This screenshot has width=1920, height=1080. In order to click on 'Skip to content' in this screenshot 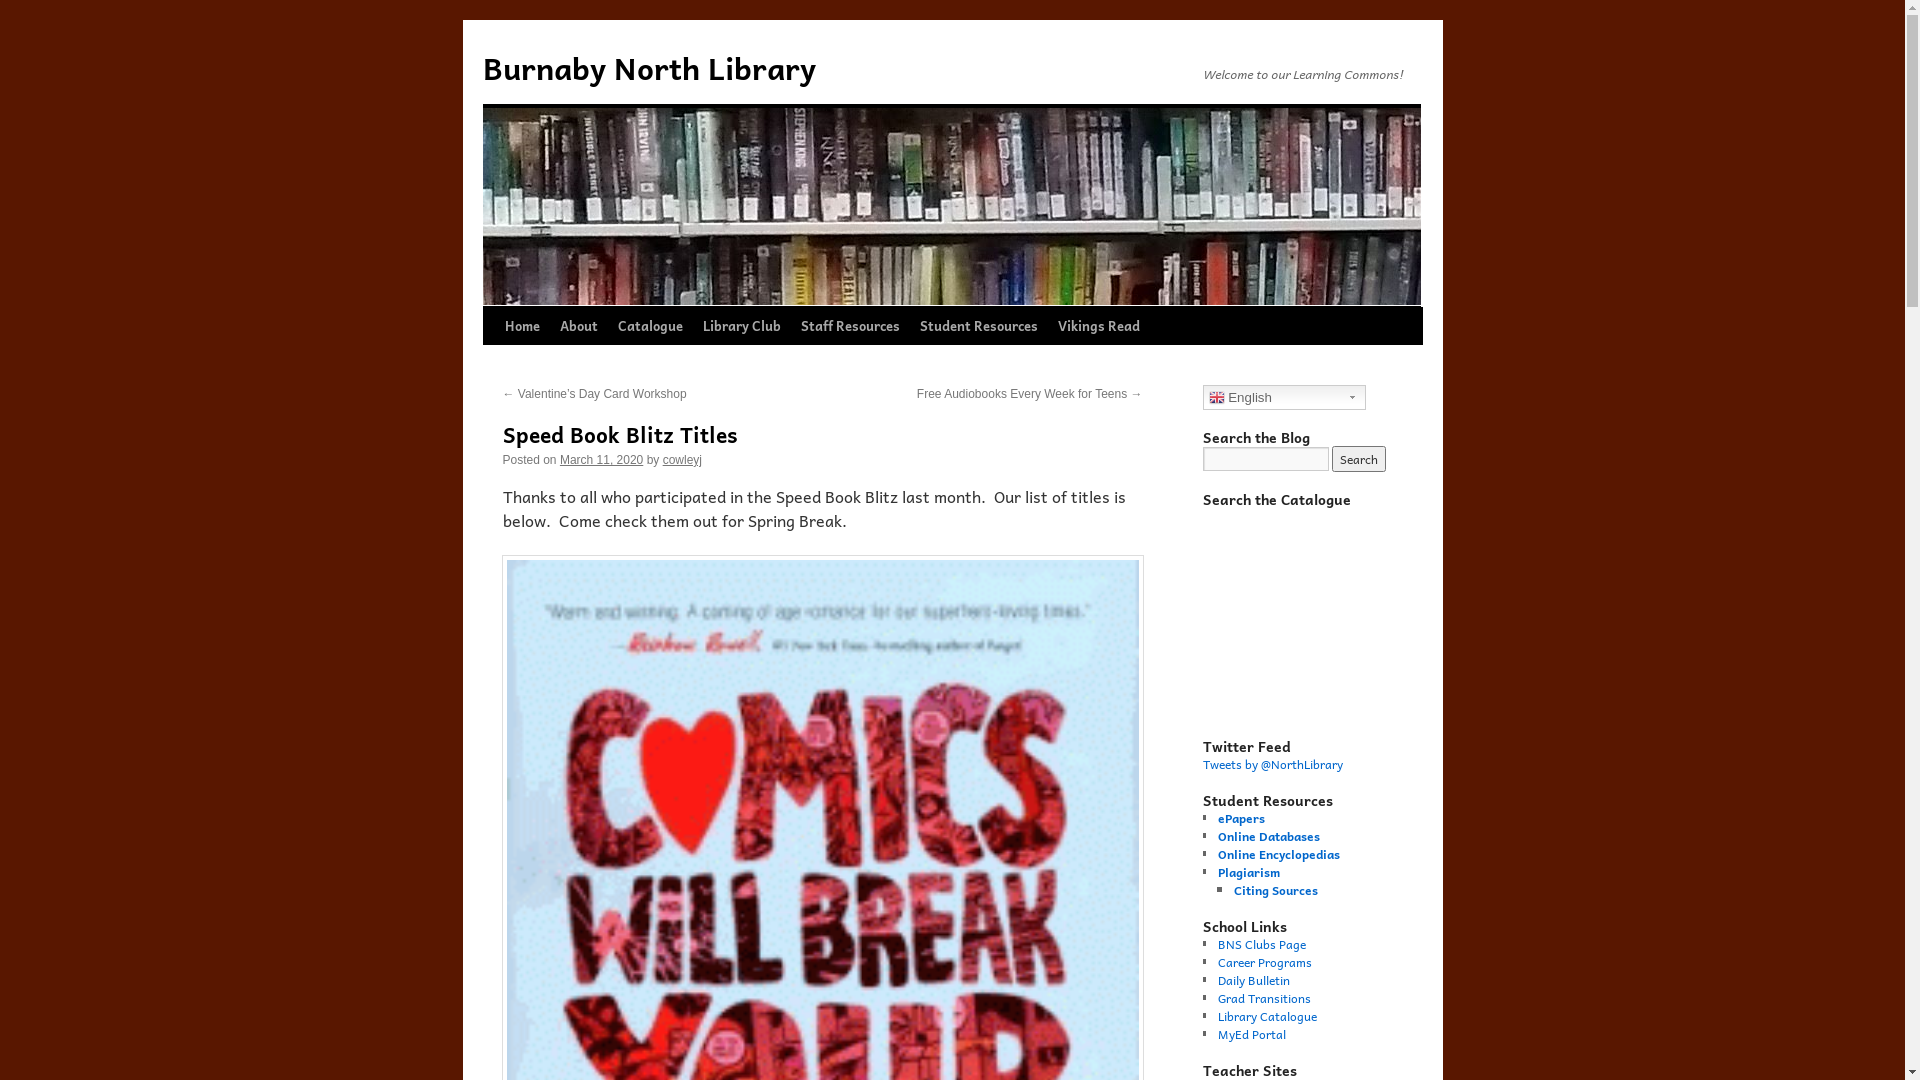, I will do `click(481, 362)`.